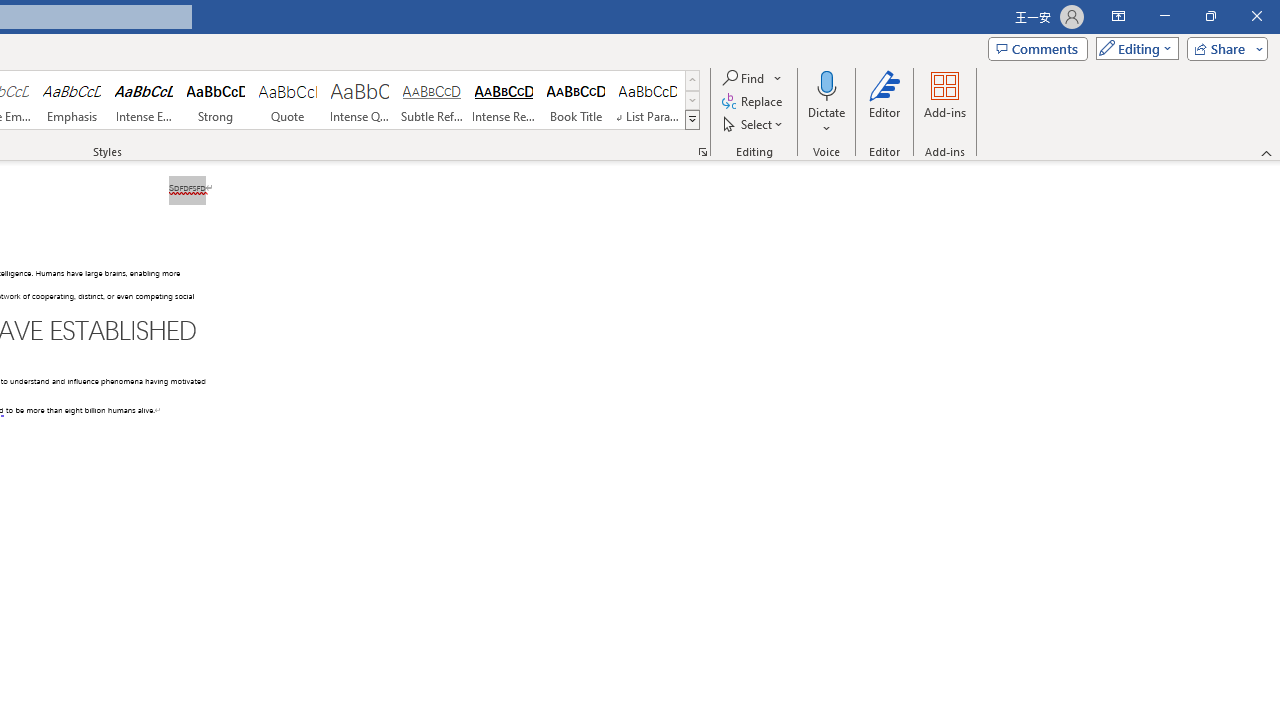  What do you see at coordinates (1133, 47) in the screenshot?
I see `'Mode'` at bounding box center [1133, 47].